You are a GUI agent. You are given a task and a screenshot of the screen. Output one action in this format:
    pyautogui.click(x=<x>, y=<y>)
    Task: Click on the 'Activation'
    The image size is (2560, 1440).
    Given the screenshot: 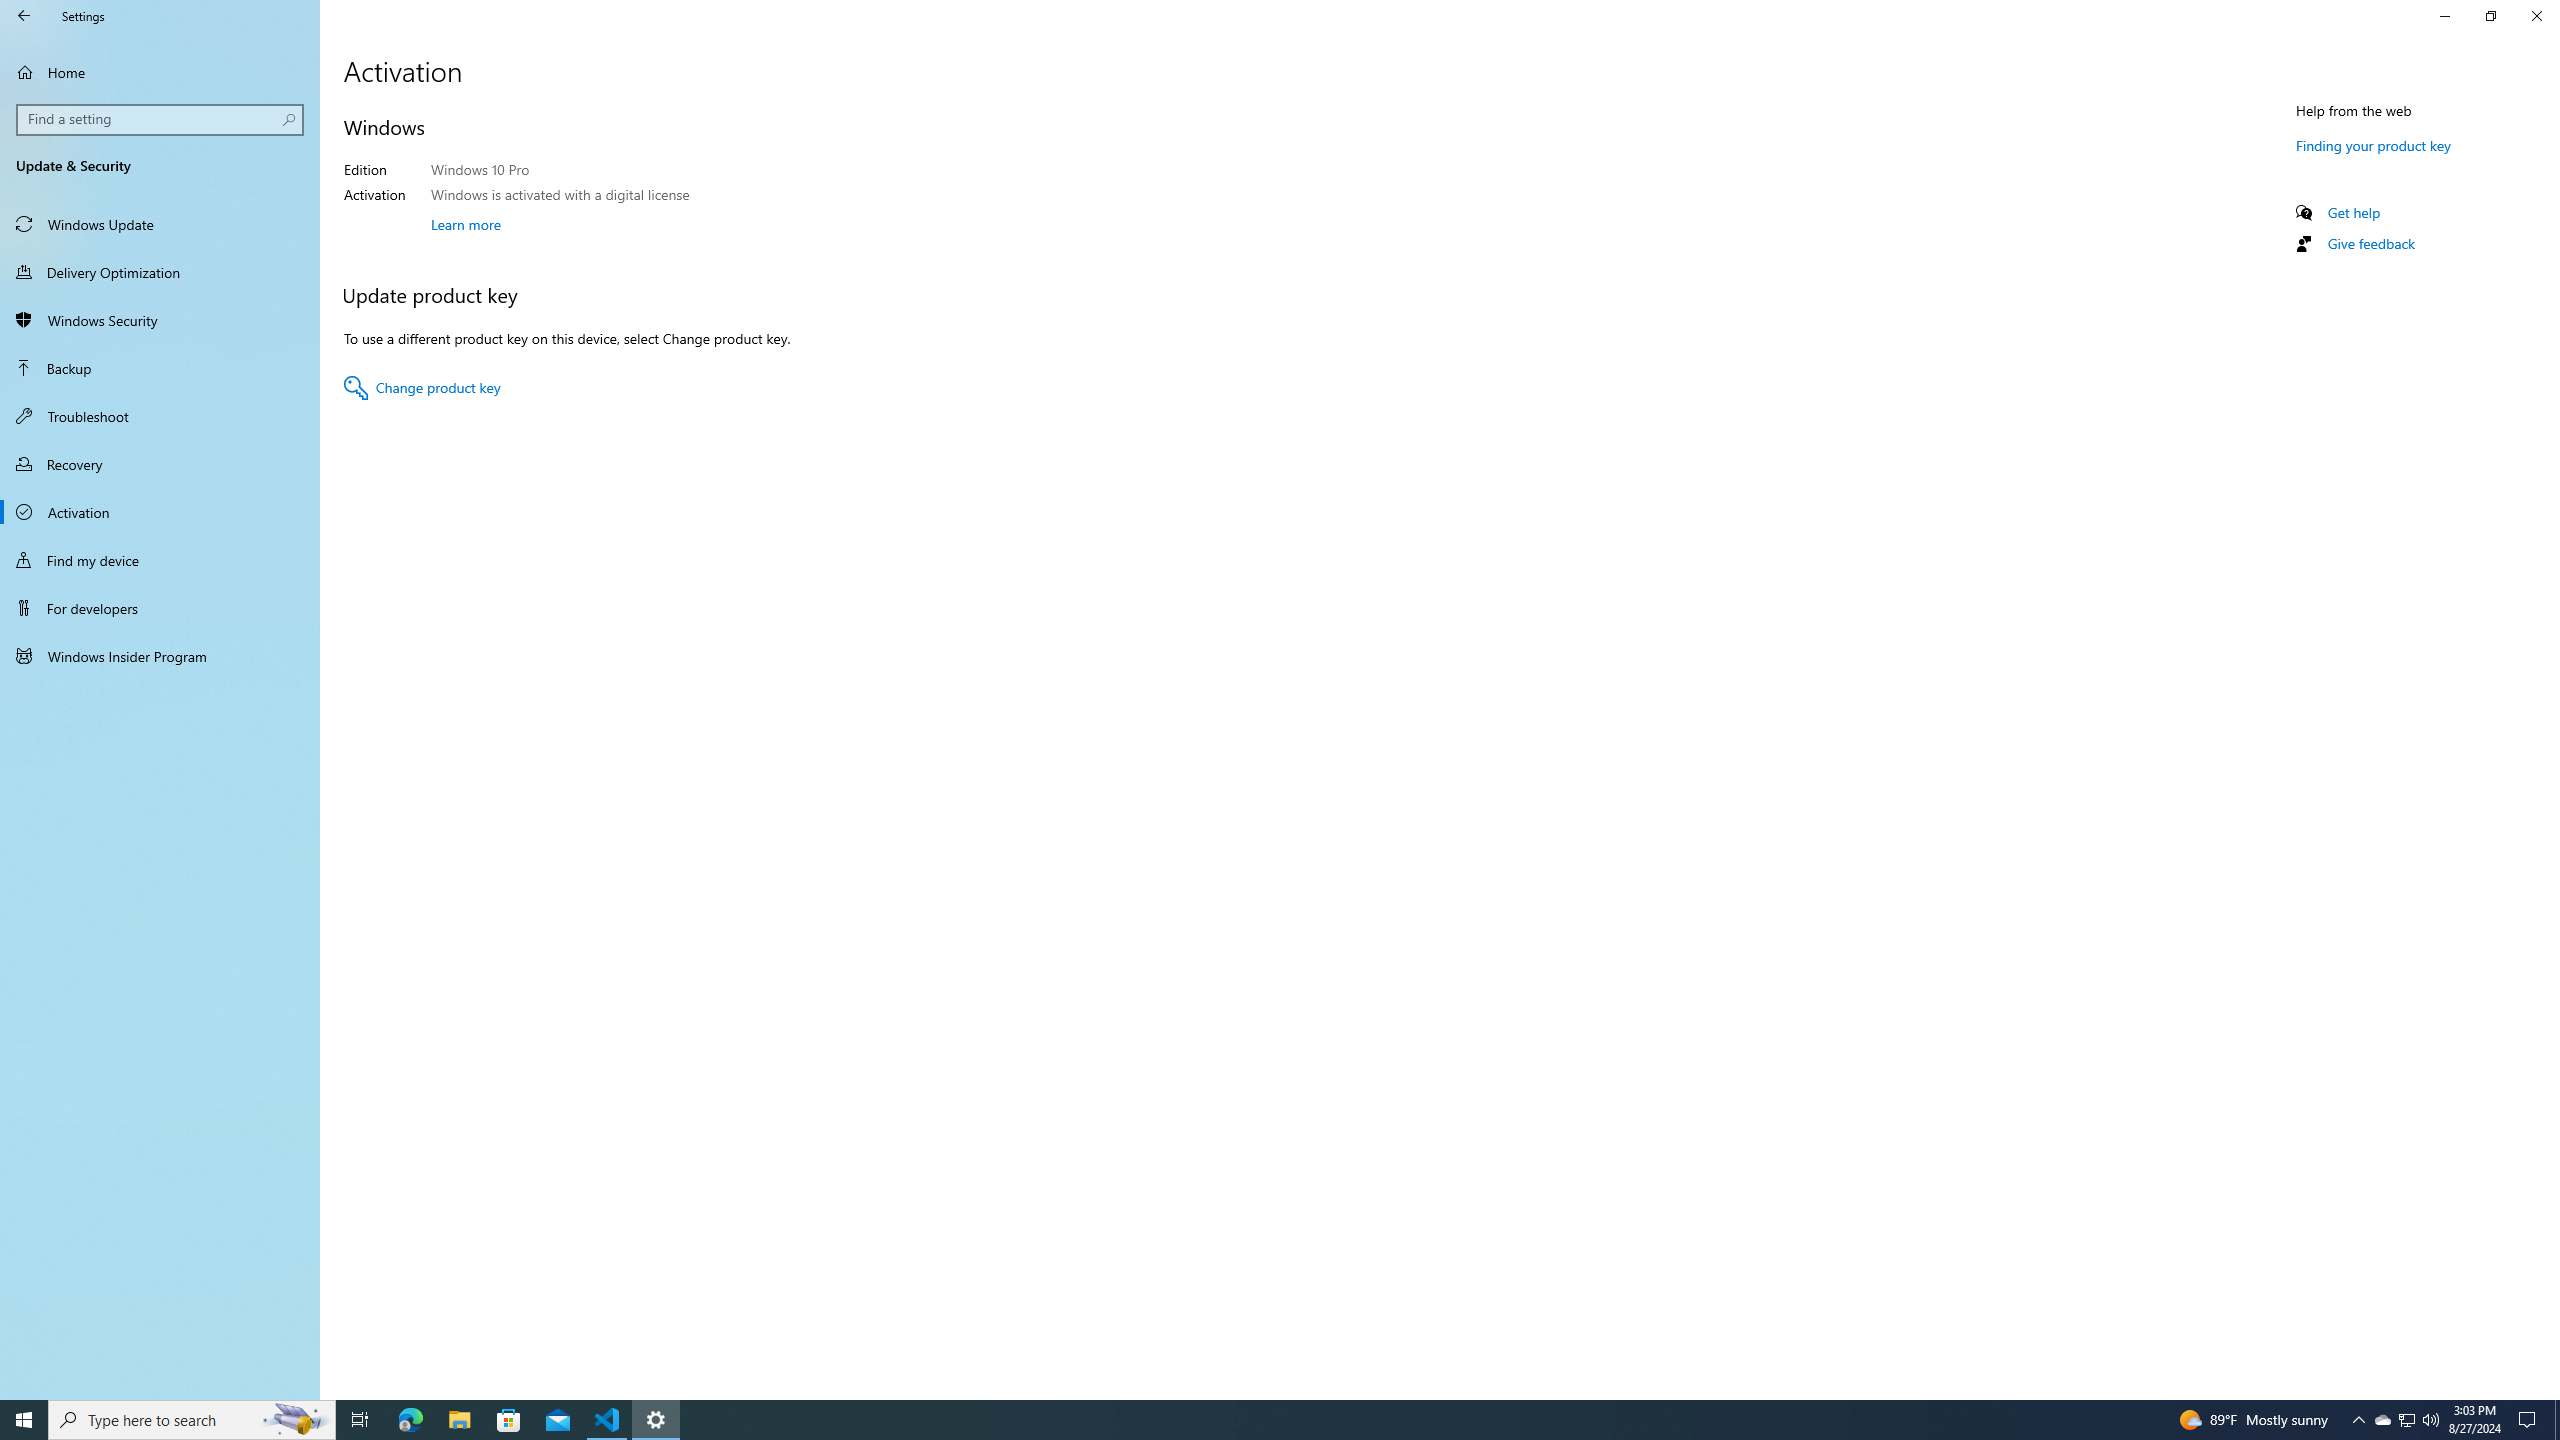 What is the action you would take?
    pyautogui.click(x=159, y=510)
    